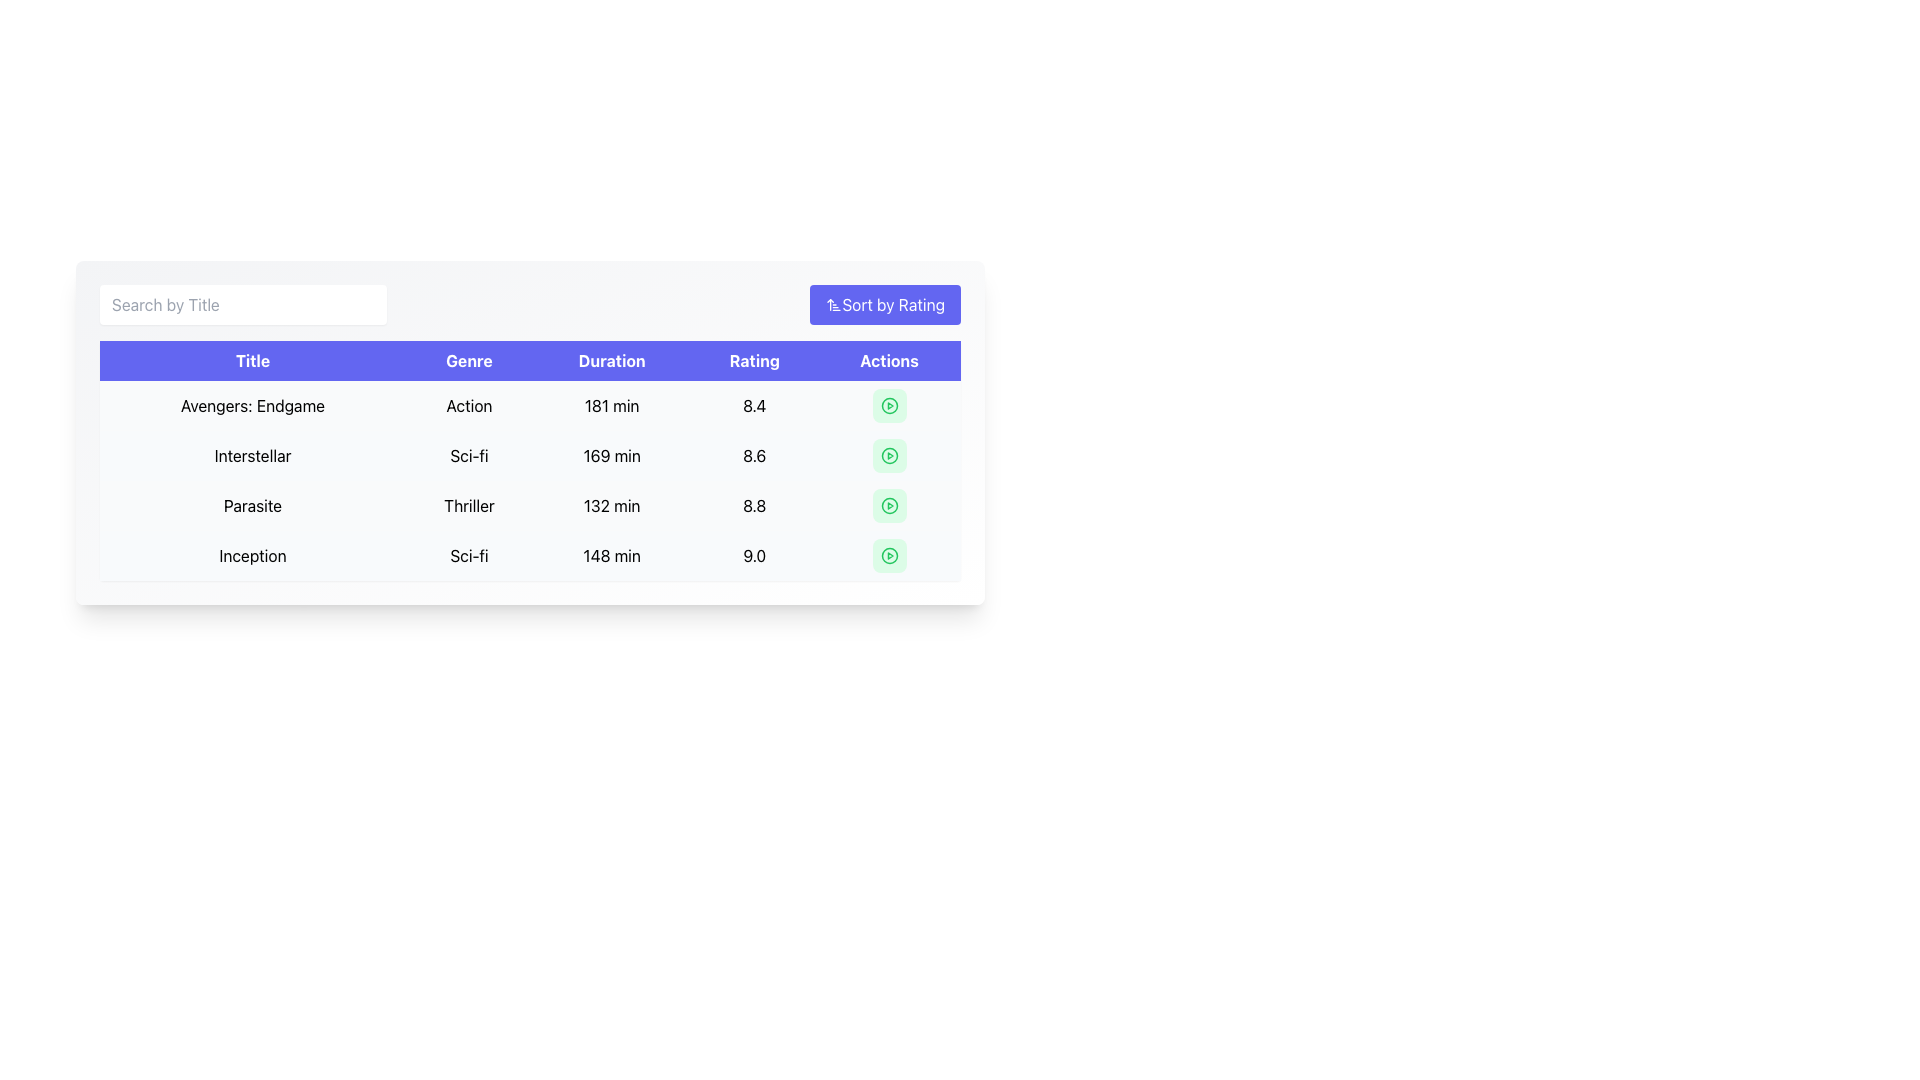  What do you see at coordinates (611, 455) in the screenshot?
I see `the text display showing '169 min' in the 'Duration' column for the movie 'Interstellar' located in the second row of the movie listing table` at bounding box center [611, 455].